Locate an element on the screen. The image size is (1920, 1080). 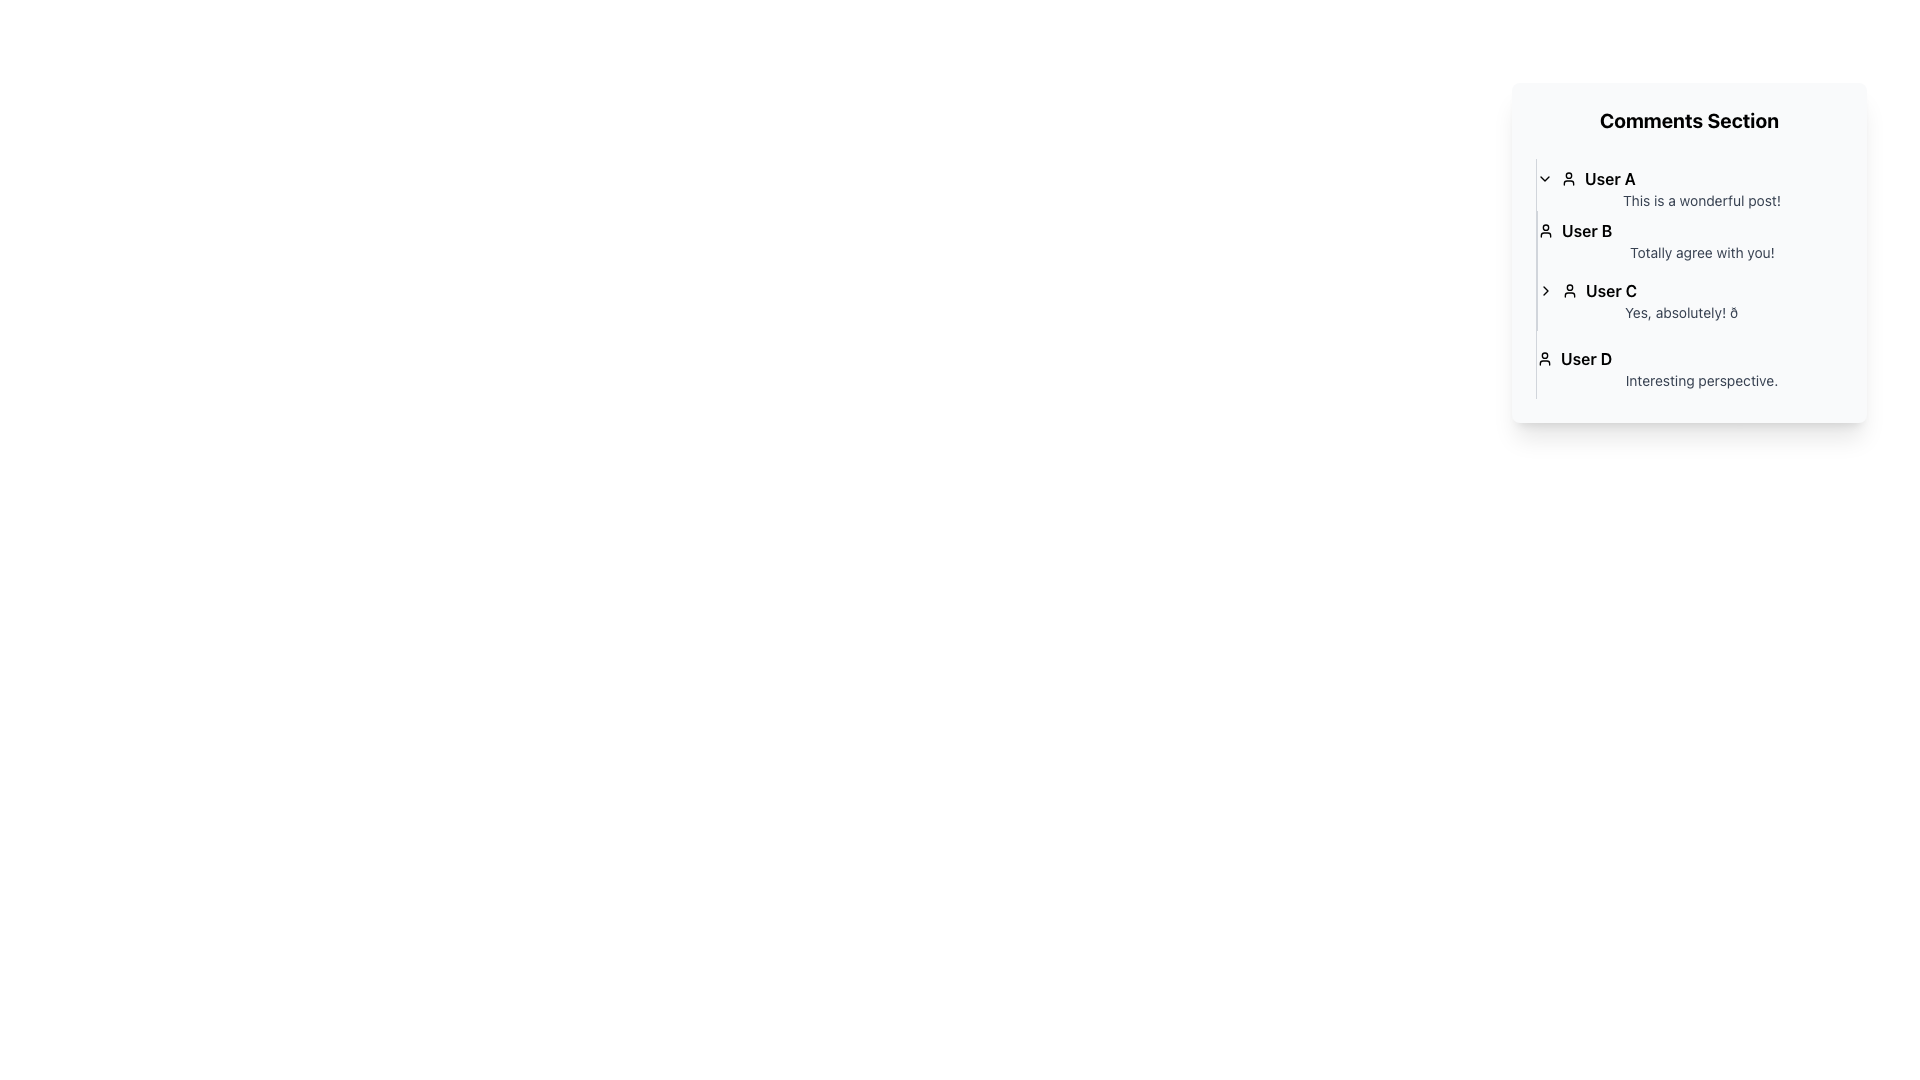
the bold text label displaying 'User C' is located at coordinates (1611, 290).